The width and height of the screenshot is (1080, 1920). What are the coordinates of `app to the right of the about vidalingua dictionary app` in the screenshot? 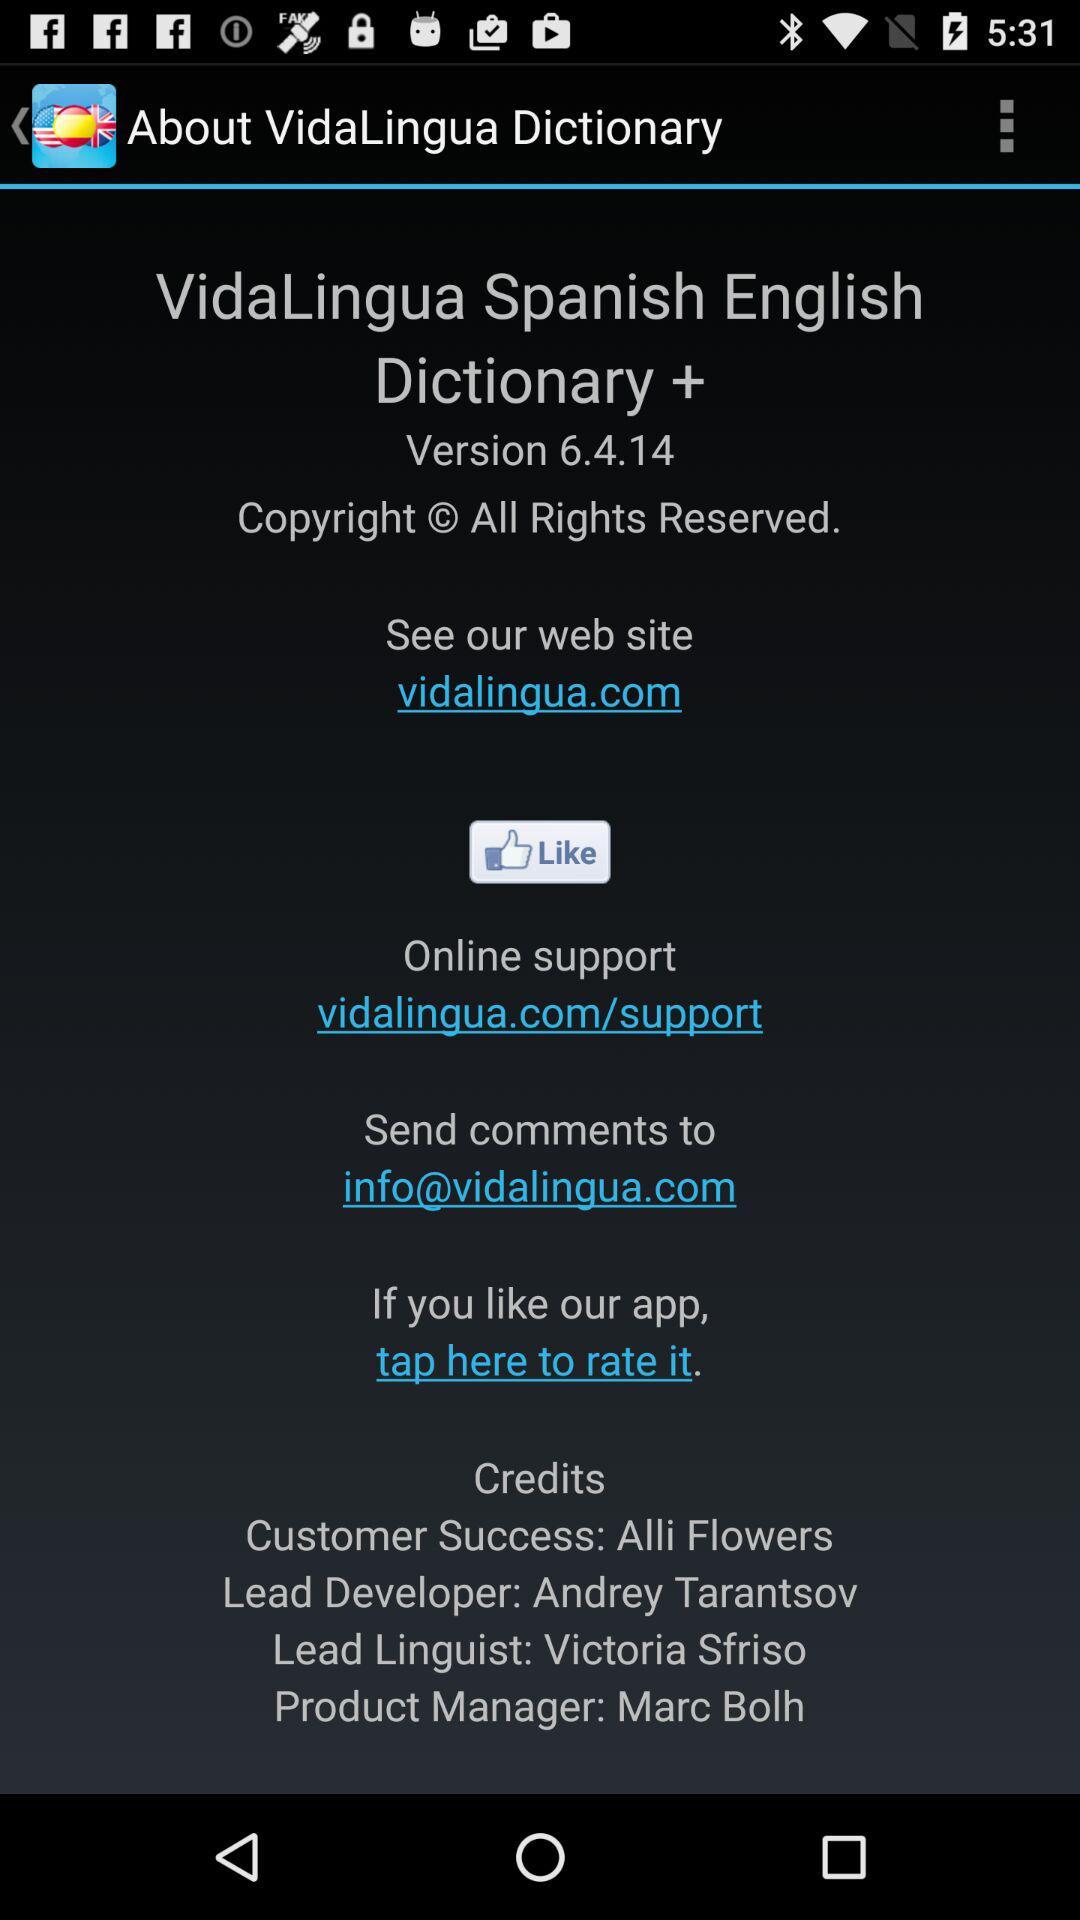 It's located at (1006, 124).